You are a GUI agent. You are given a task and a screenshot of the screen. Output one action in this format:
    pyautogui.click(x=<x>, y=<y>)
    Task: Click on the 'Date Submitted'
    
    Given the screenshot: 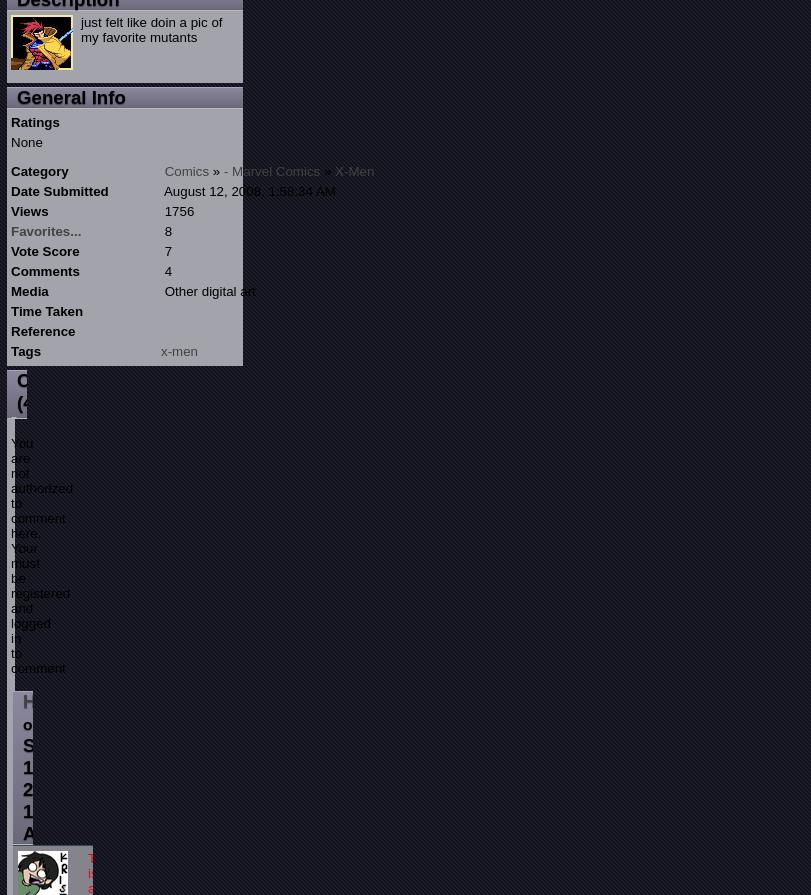 What is the action you would take?
    pyautogui.click(x=59, y=190)
    